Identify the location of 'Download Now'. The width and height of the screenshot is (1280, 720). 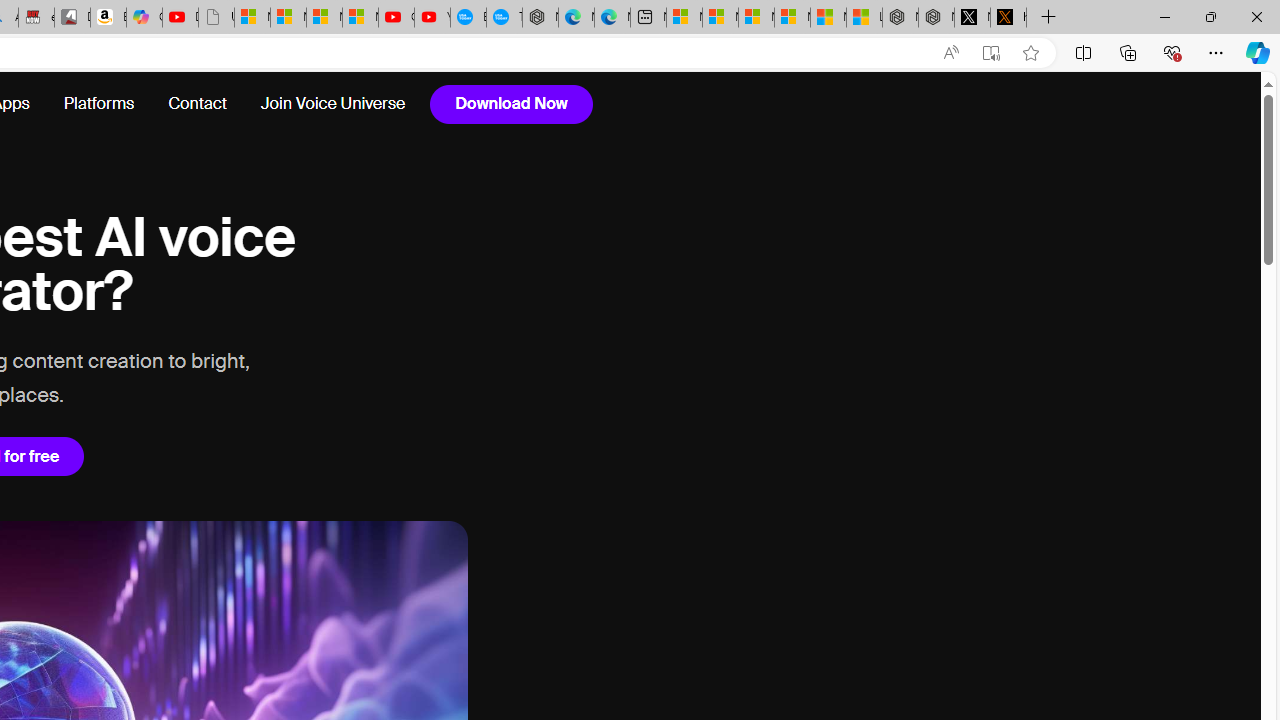
(511, 104).